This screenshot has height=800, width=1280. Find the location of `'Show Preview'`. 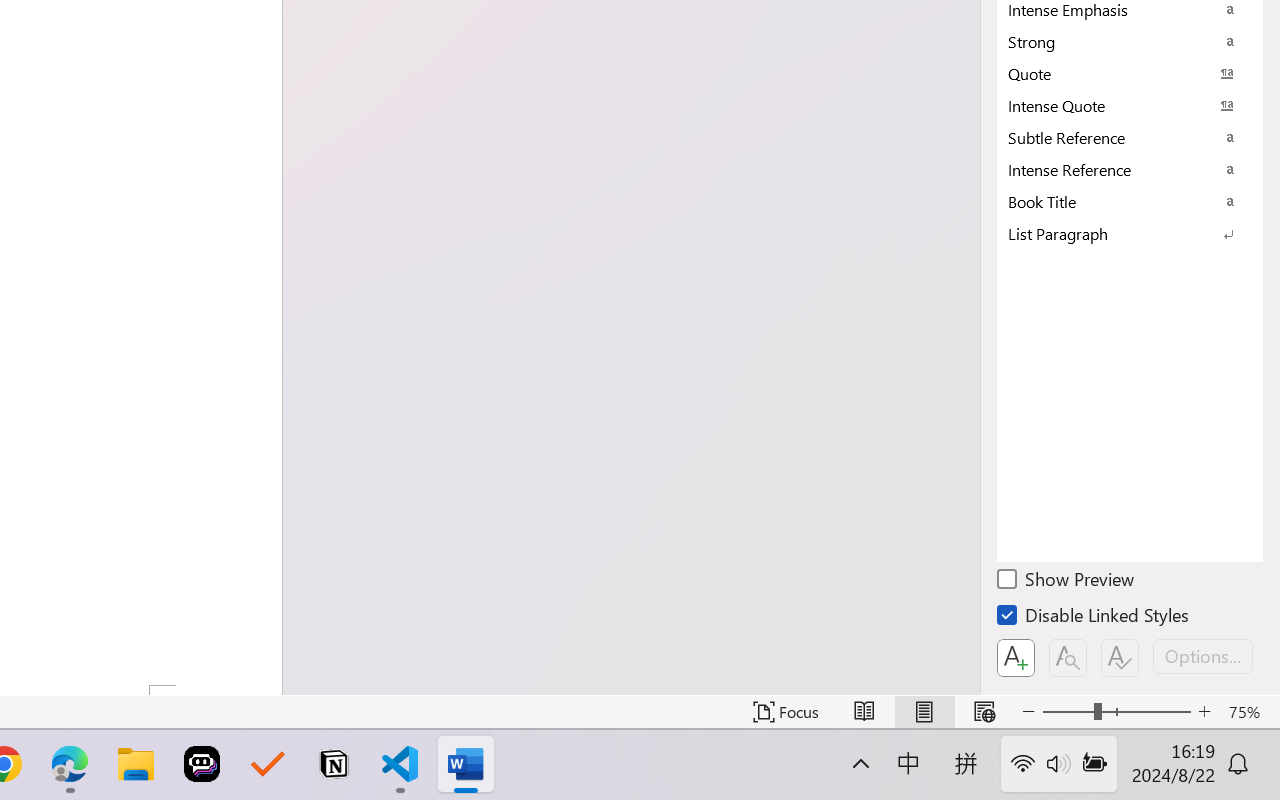

'Show Preview' is located at coordinates (1066, 581).